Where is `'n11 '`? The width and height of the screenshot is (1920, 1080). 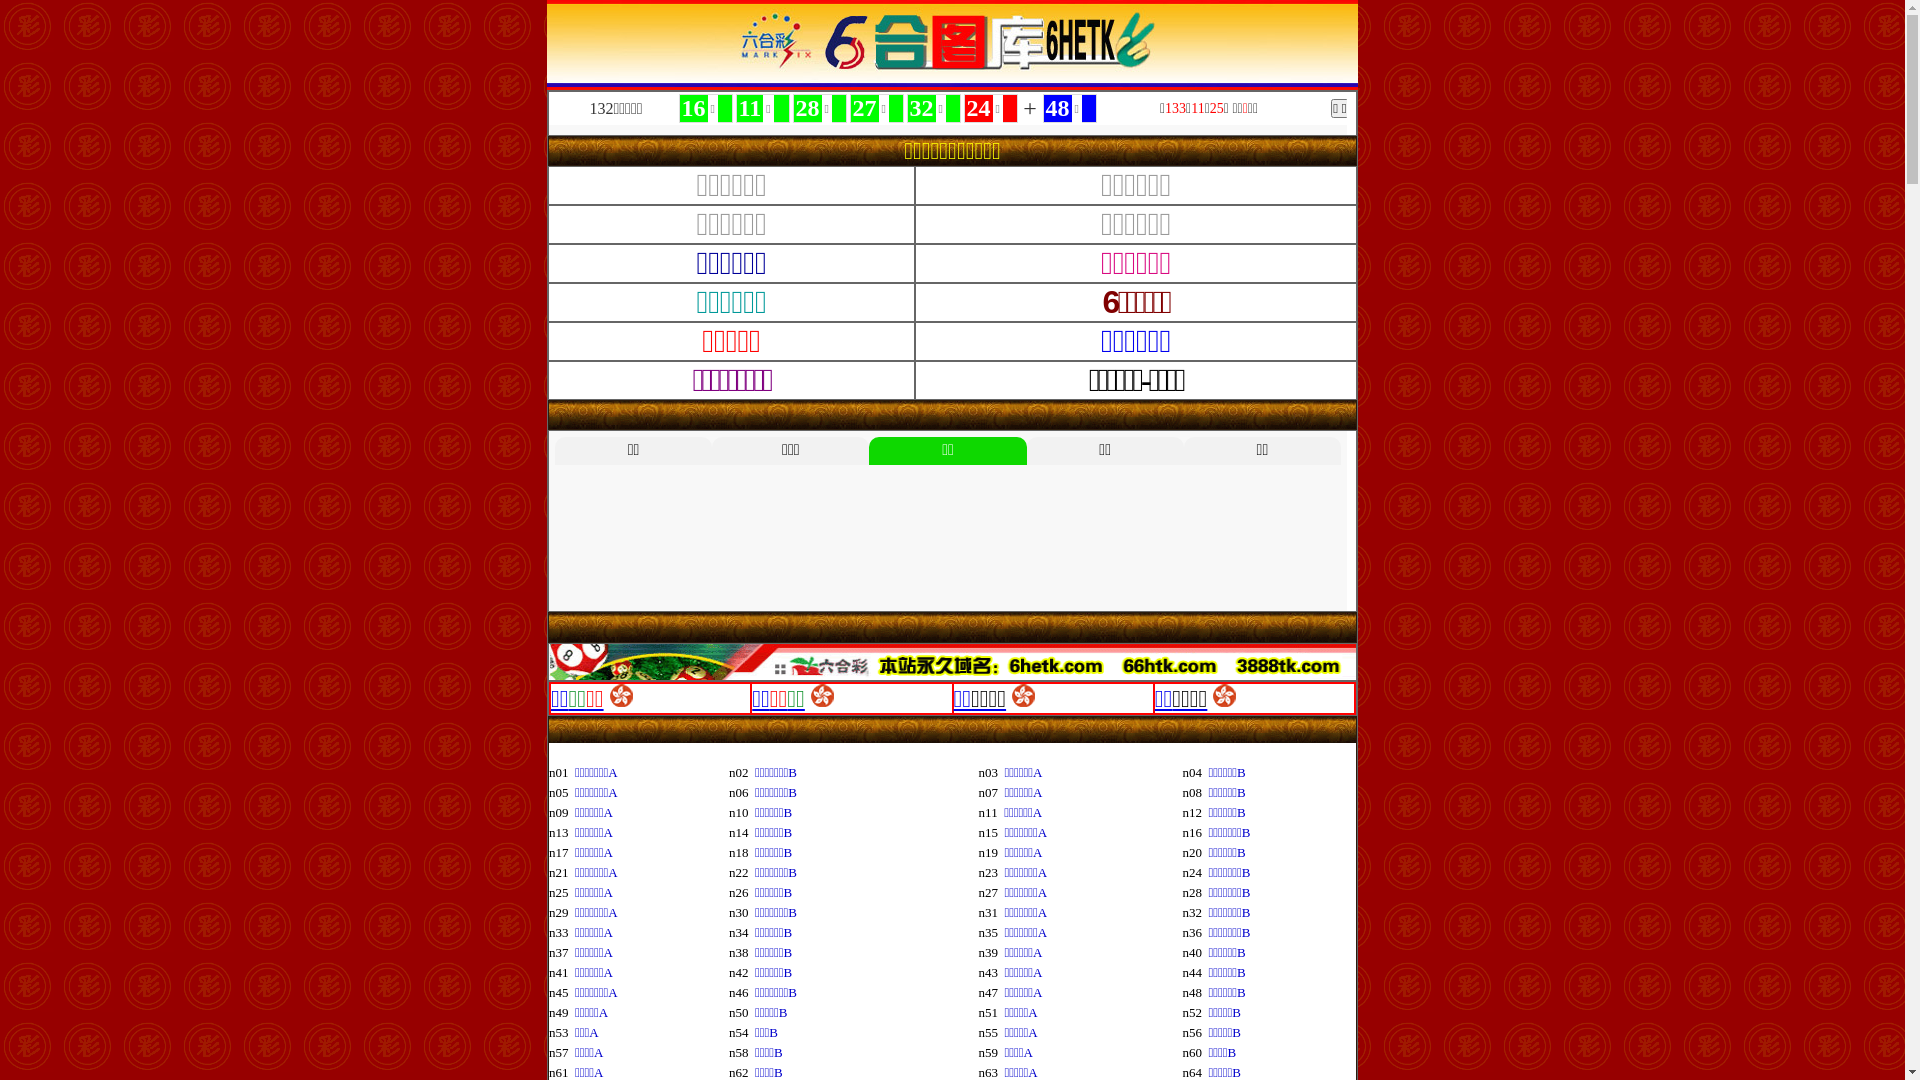 'n11 ' is located at coordinates (992, 812).